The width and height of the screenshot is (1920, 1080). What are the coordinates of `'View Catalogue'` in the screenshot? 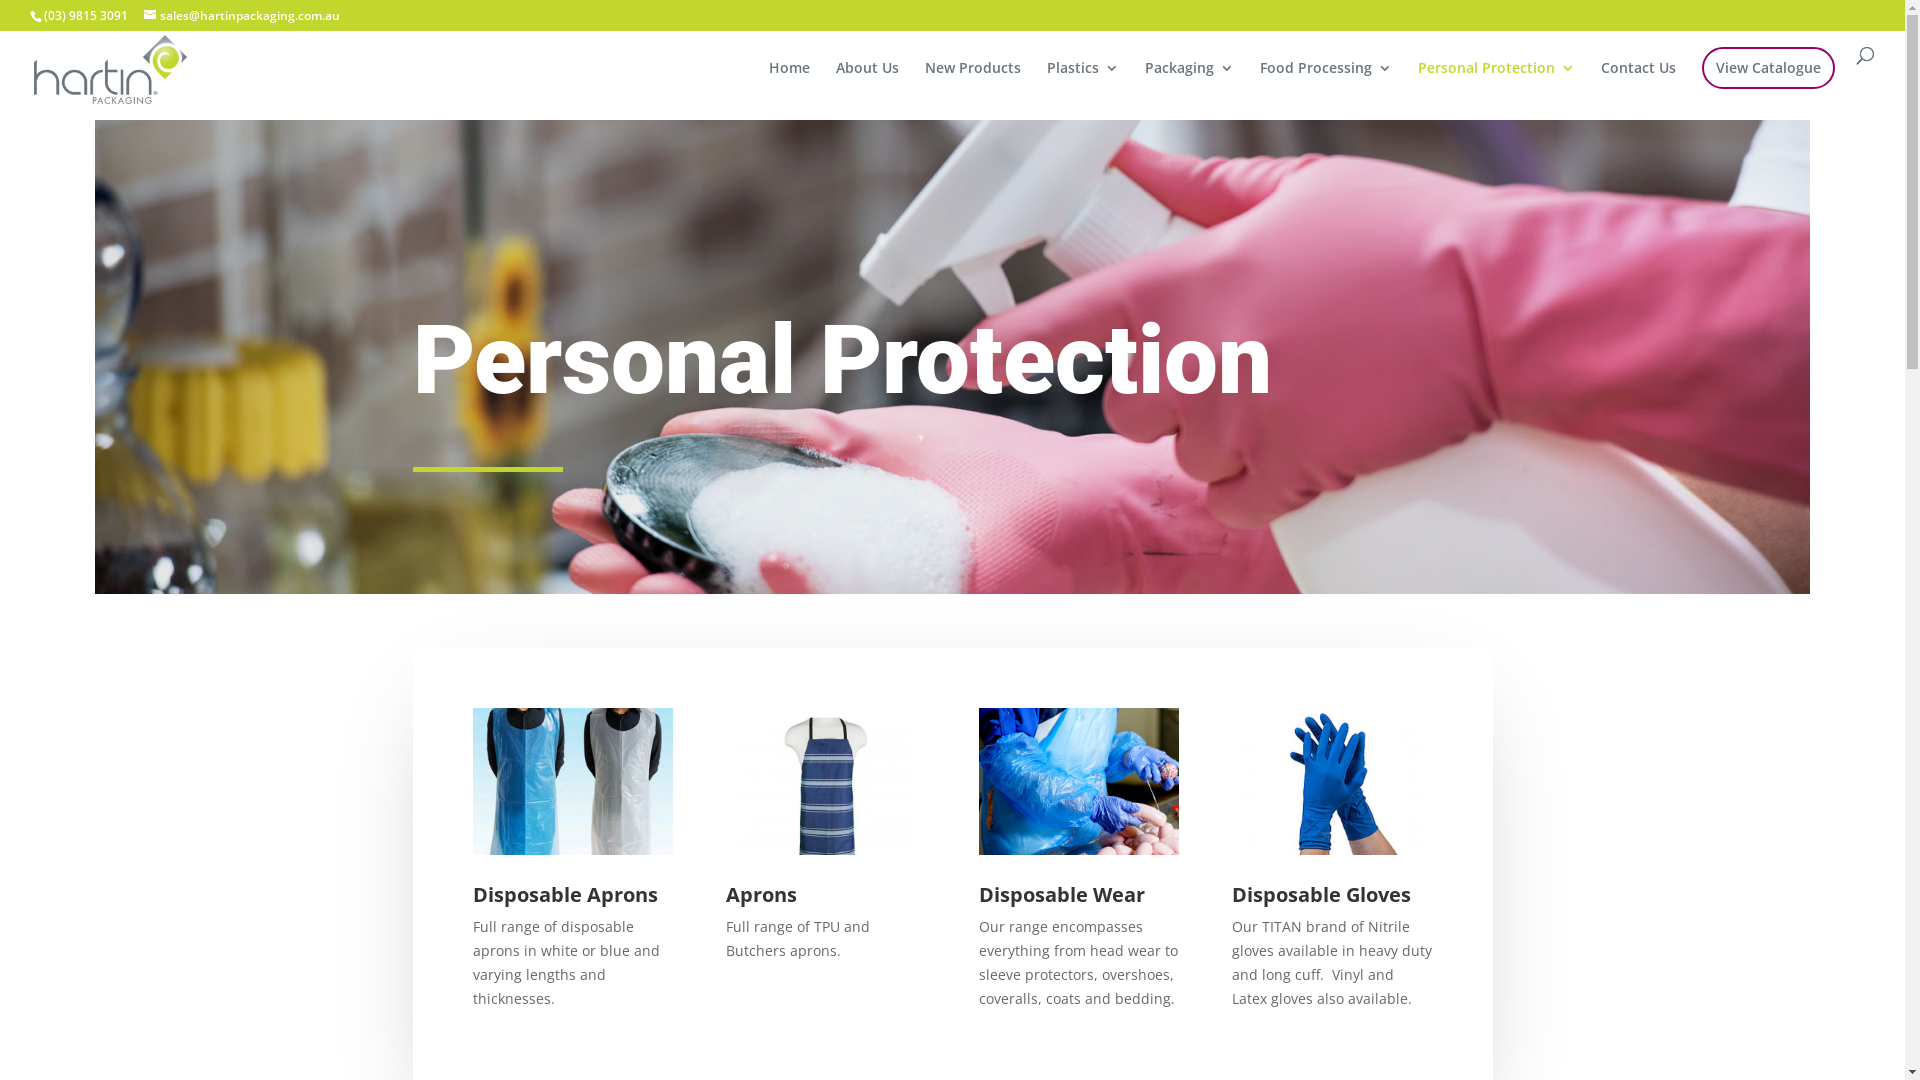 It's located at (1768, 67).